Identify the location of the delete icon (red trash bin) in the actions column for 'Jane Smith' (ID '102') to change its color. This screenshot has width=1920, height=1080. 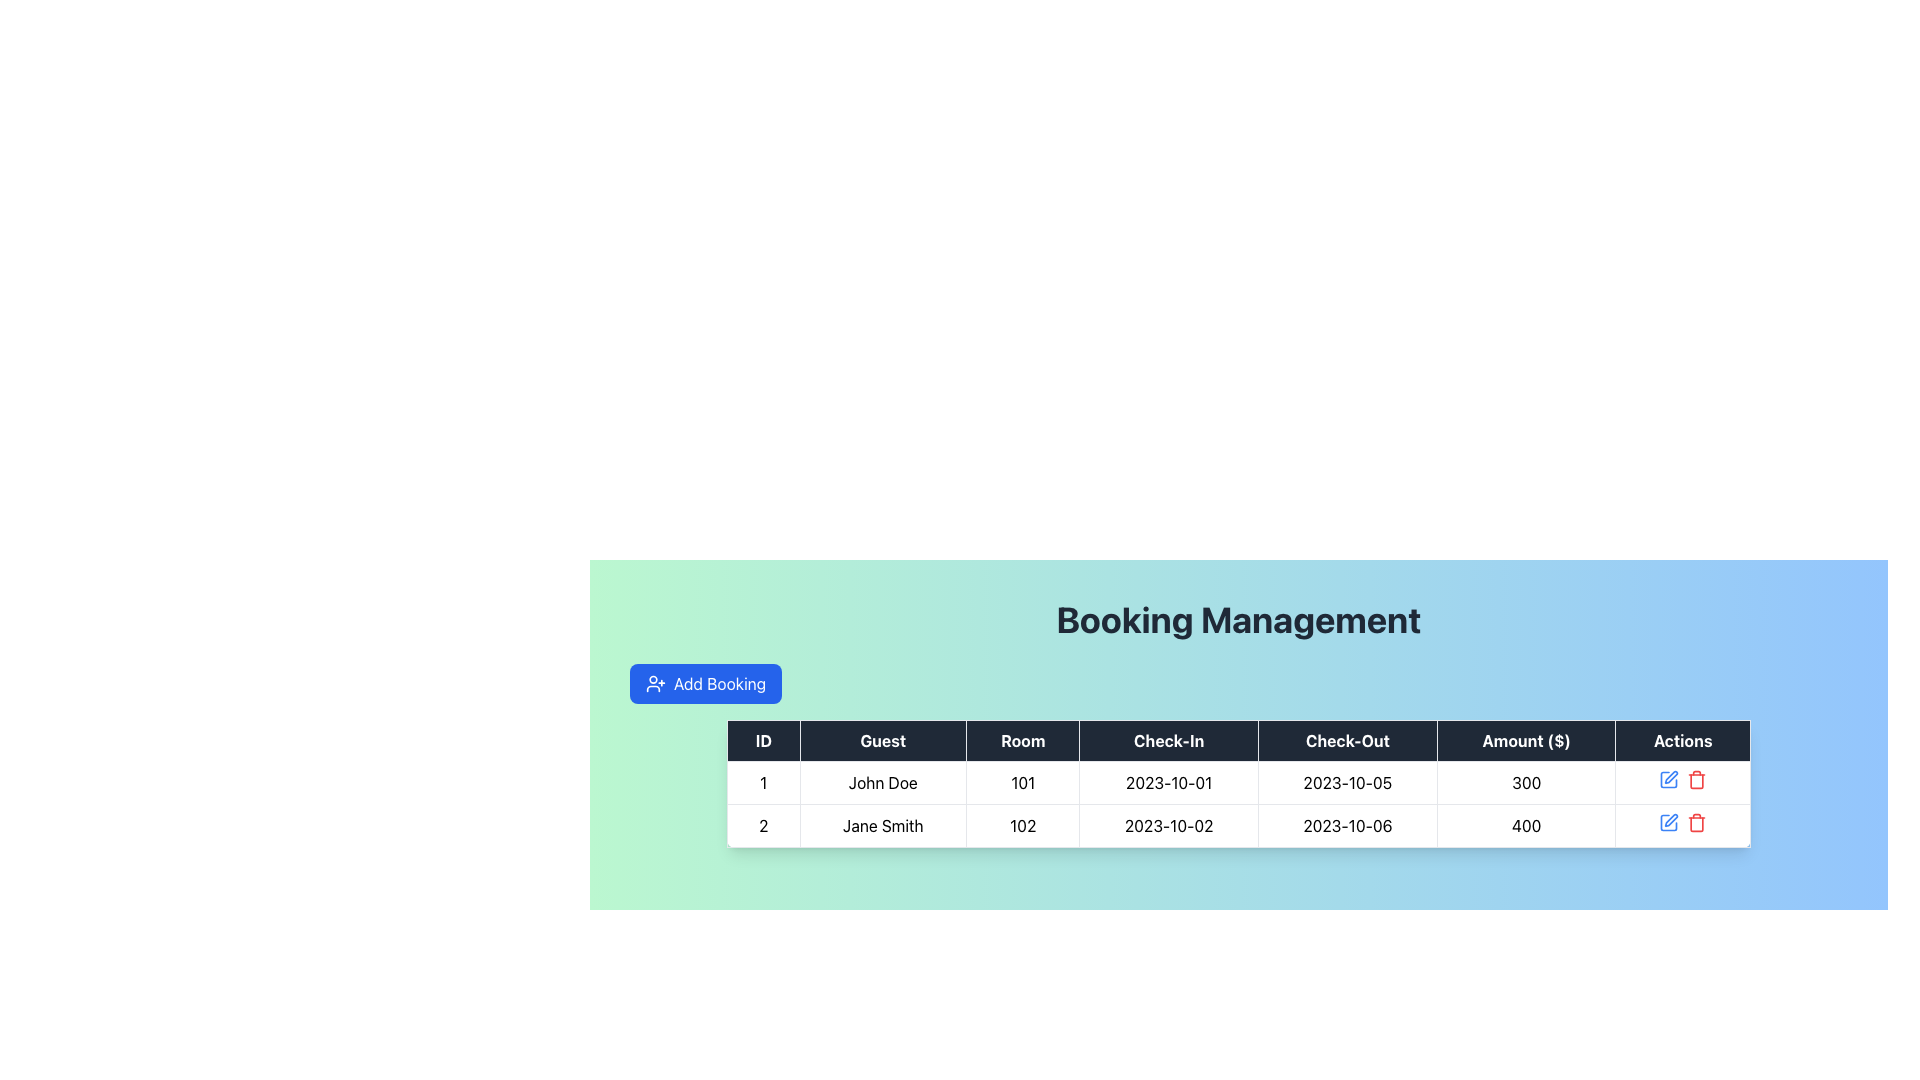
(1682, 825).